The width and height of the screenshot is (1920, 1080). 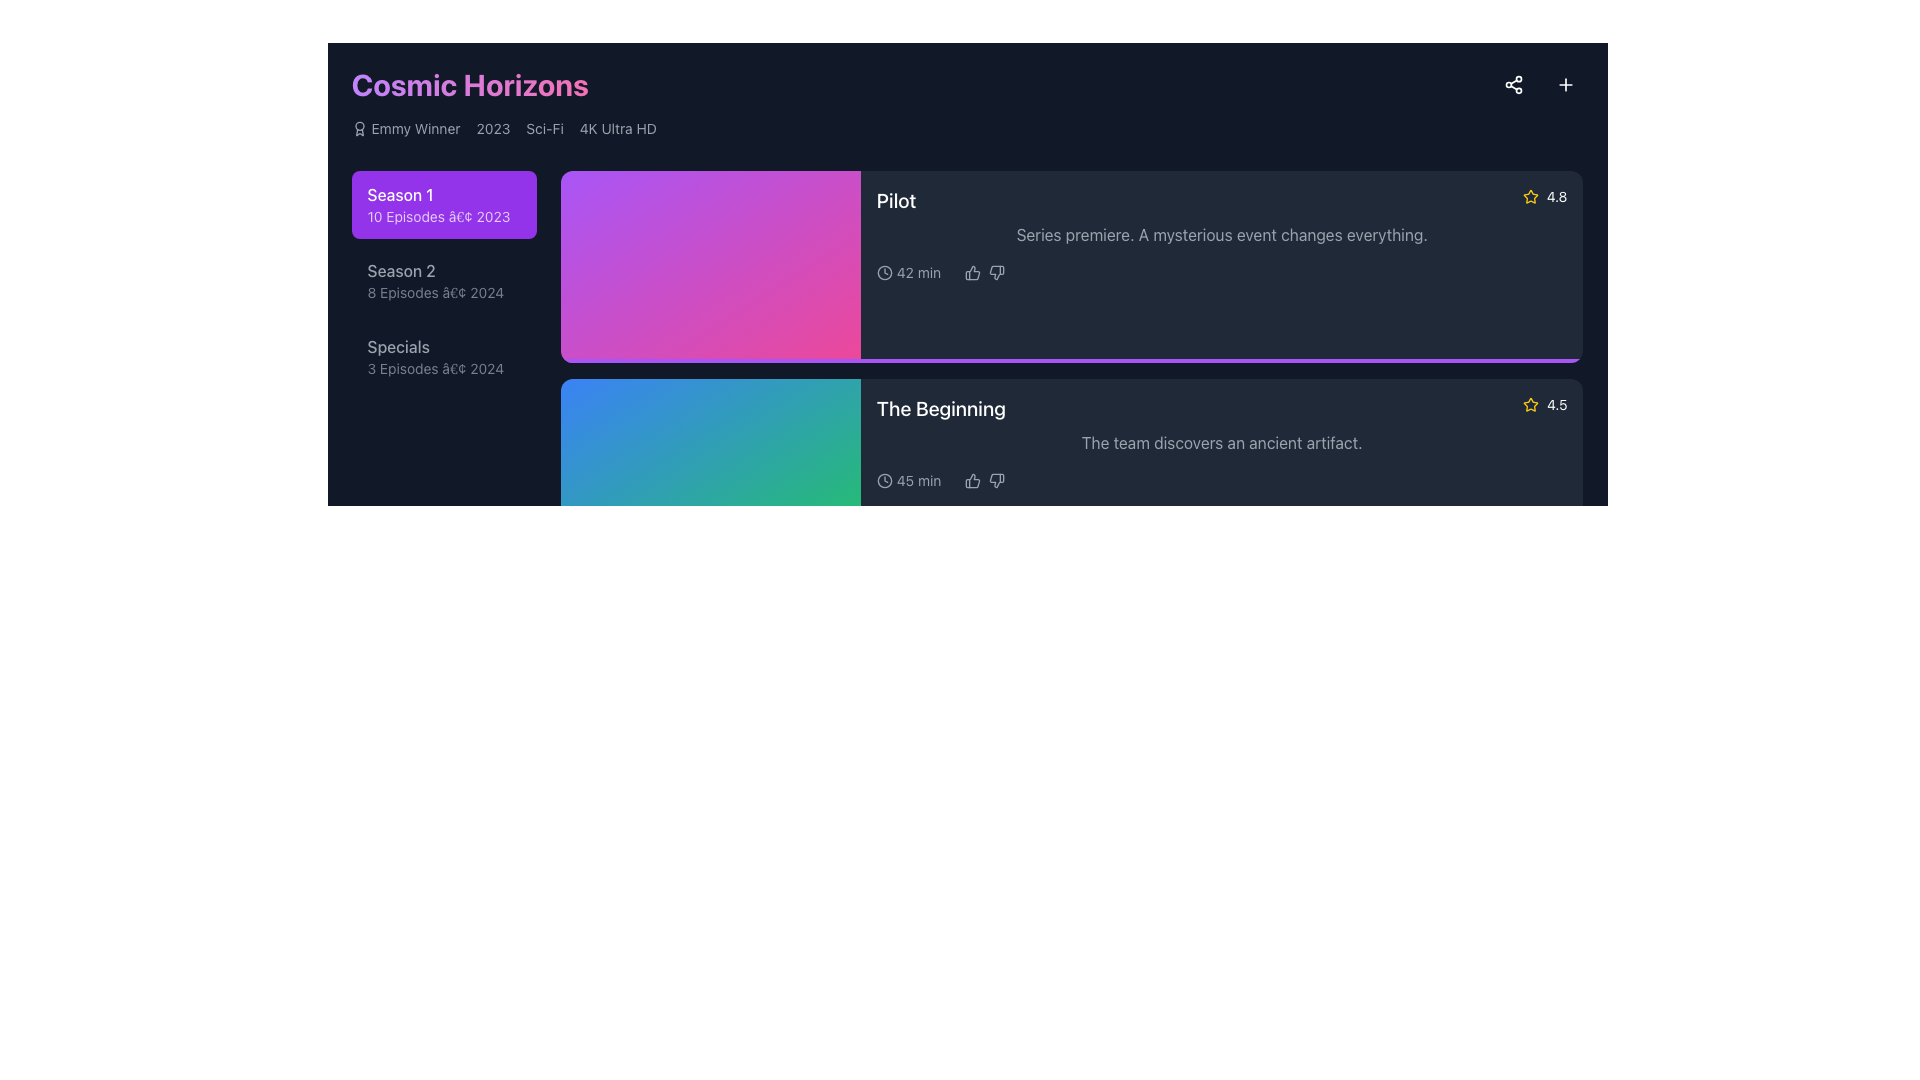 I want to click on the text label displaying '8 Episodes • 2024', which is styled with a small font size and reduced opacity, located below the 'Season 2' heading in a dark-themed interface, so click(x=443, y=293).